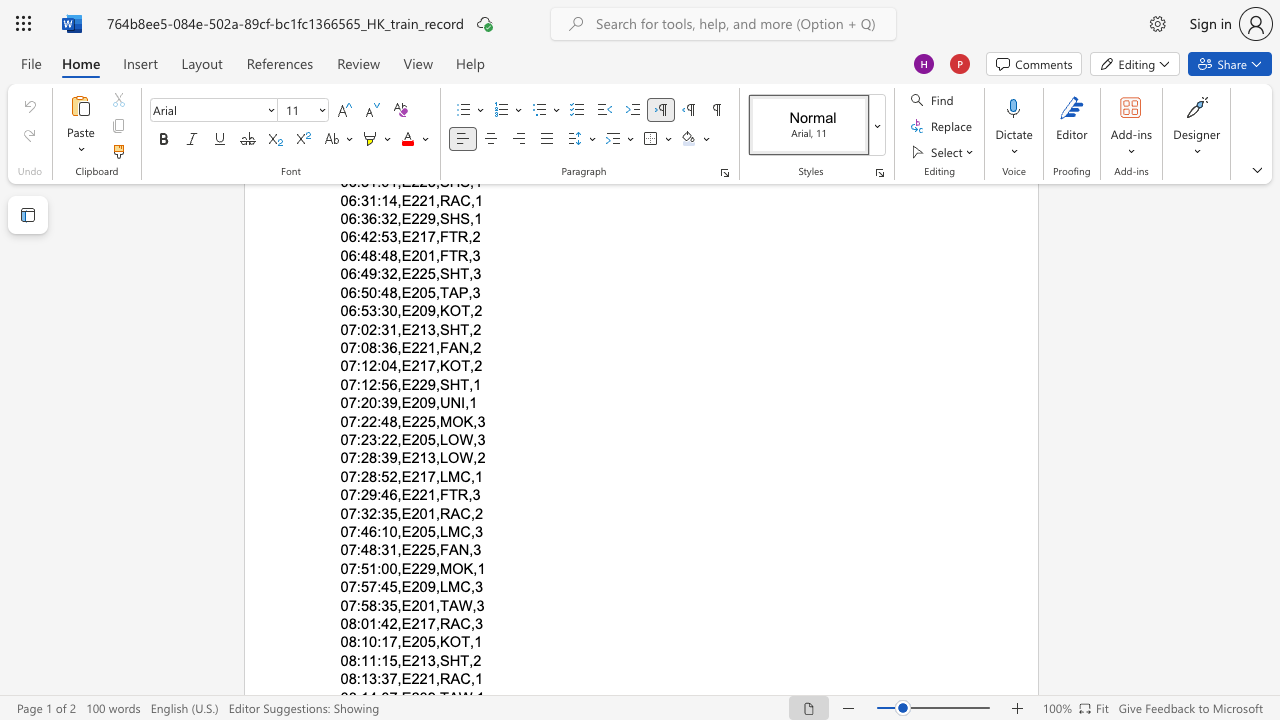 This screenshot has width=1280, height=720. Describe the element at coordinates (426, 642) in the screenshot. I see `the subset text "5,KOT," within the text "08:10:17,E205,KOT,1"` at that location.